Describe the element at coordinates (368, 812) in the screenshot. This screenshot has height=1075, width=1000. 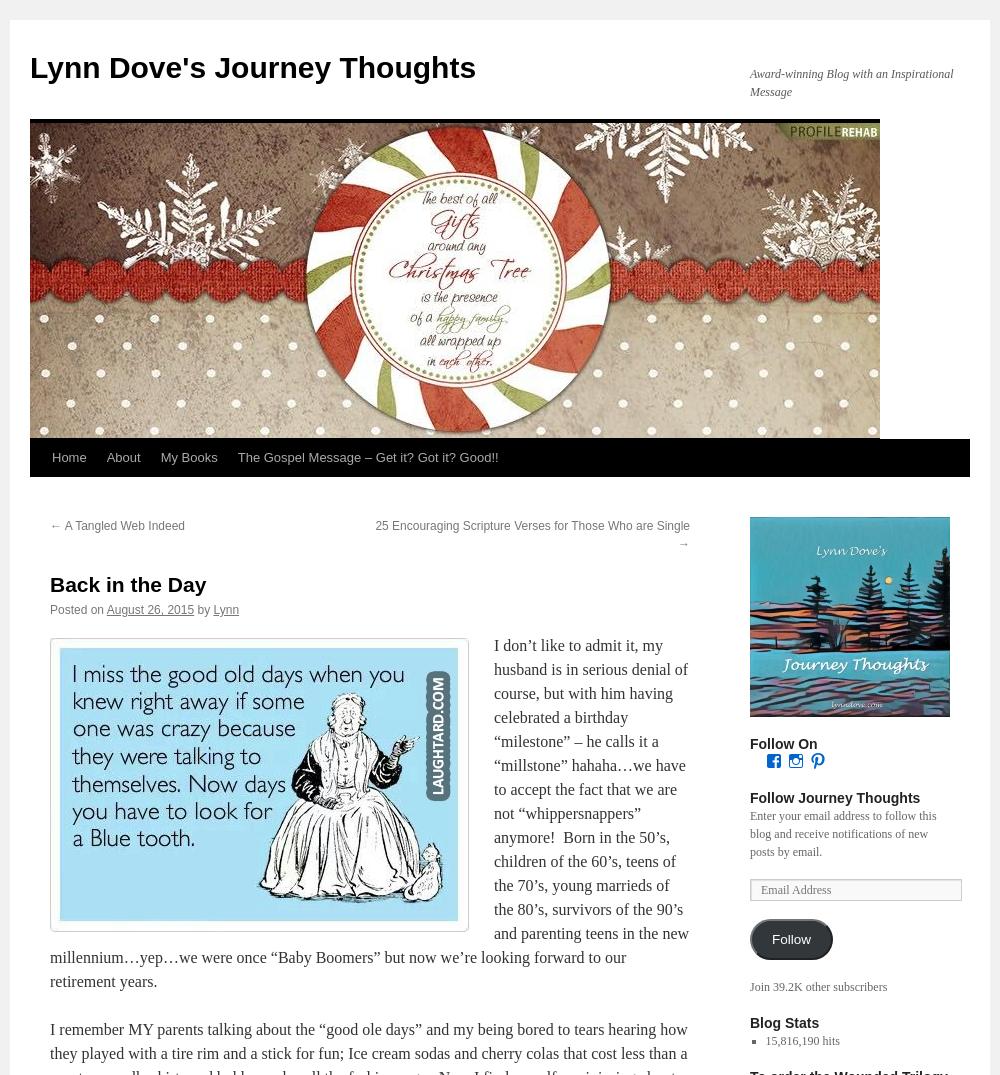
I see `'I don’t like to admit it, my husband is in serious denial of course, but with him having celebrated a birthday “milestone” – he calls it a “millstone” hahaha…we have to accept the fact that we are not “whippersnappers” anymore!  Born in the 50’s, children of the 60’s, teens of the 70’s, young marrieds of the 80’s, survivors of the 90’s and parenting teens in the new millennium…yep…we were once “Baby Boomers” but now we’re looking forward to our retirement years.'` at that location.